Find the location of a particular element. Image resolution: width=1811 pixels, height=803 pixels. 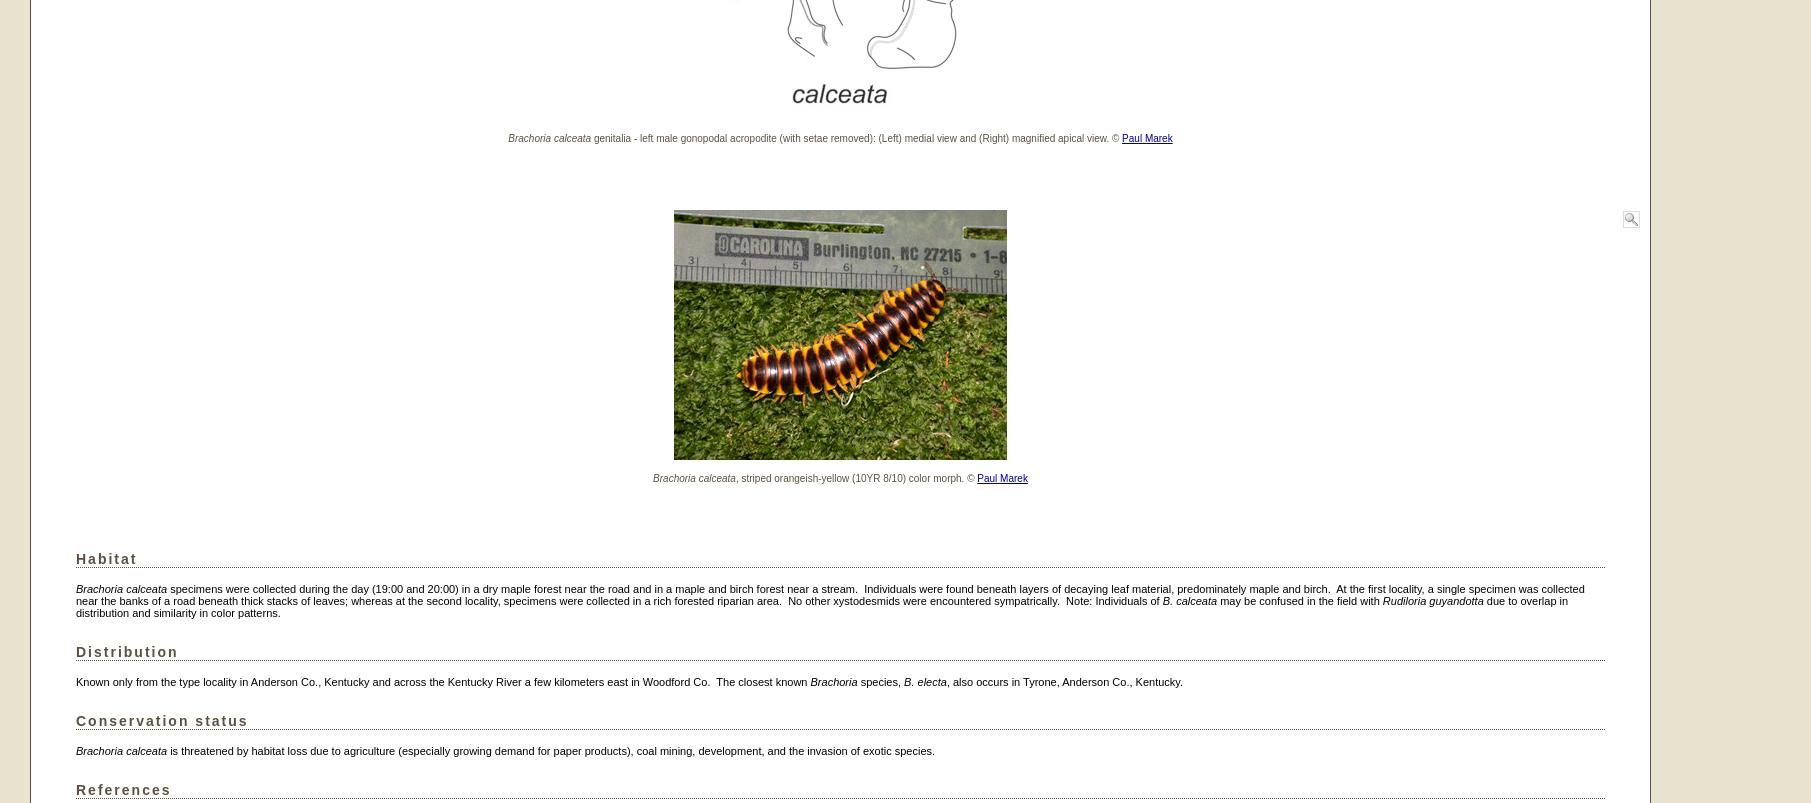

'Rudiloria guyandotta' is located at coordinates (1380, 599).